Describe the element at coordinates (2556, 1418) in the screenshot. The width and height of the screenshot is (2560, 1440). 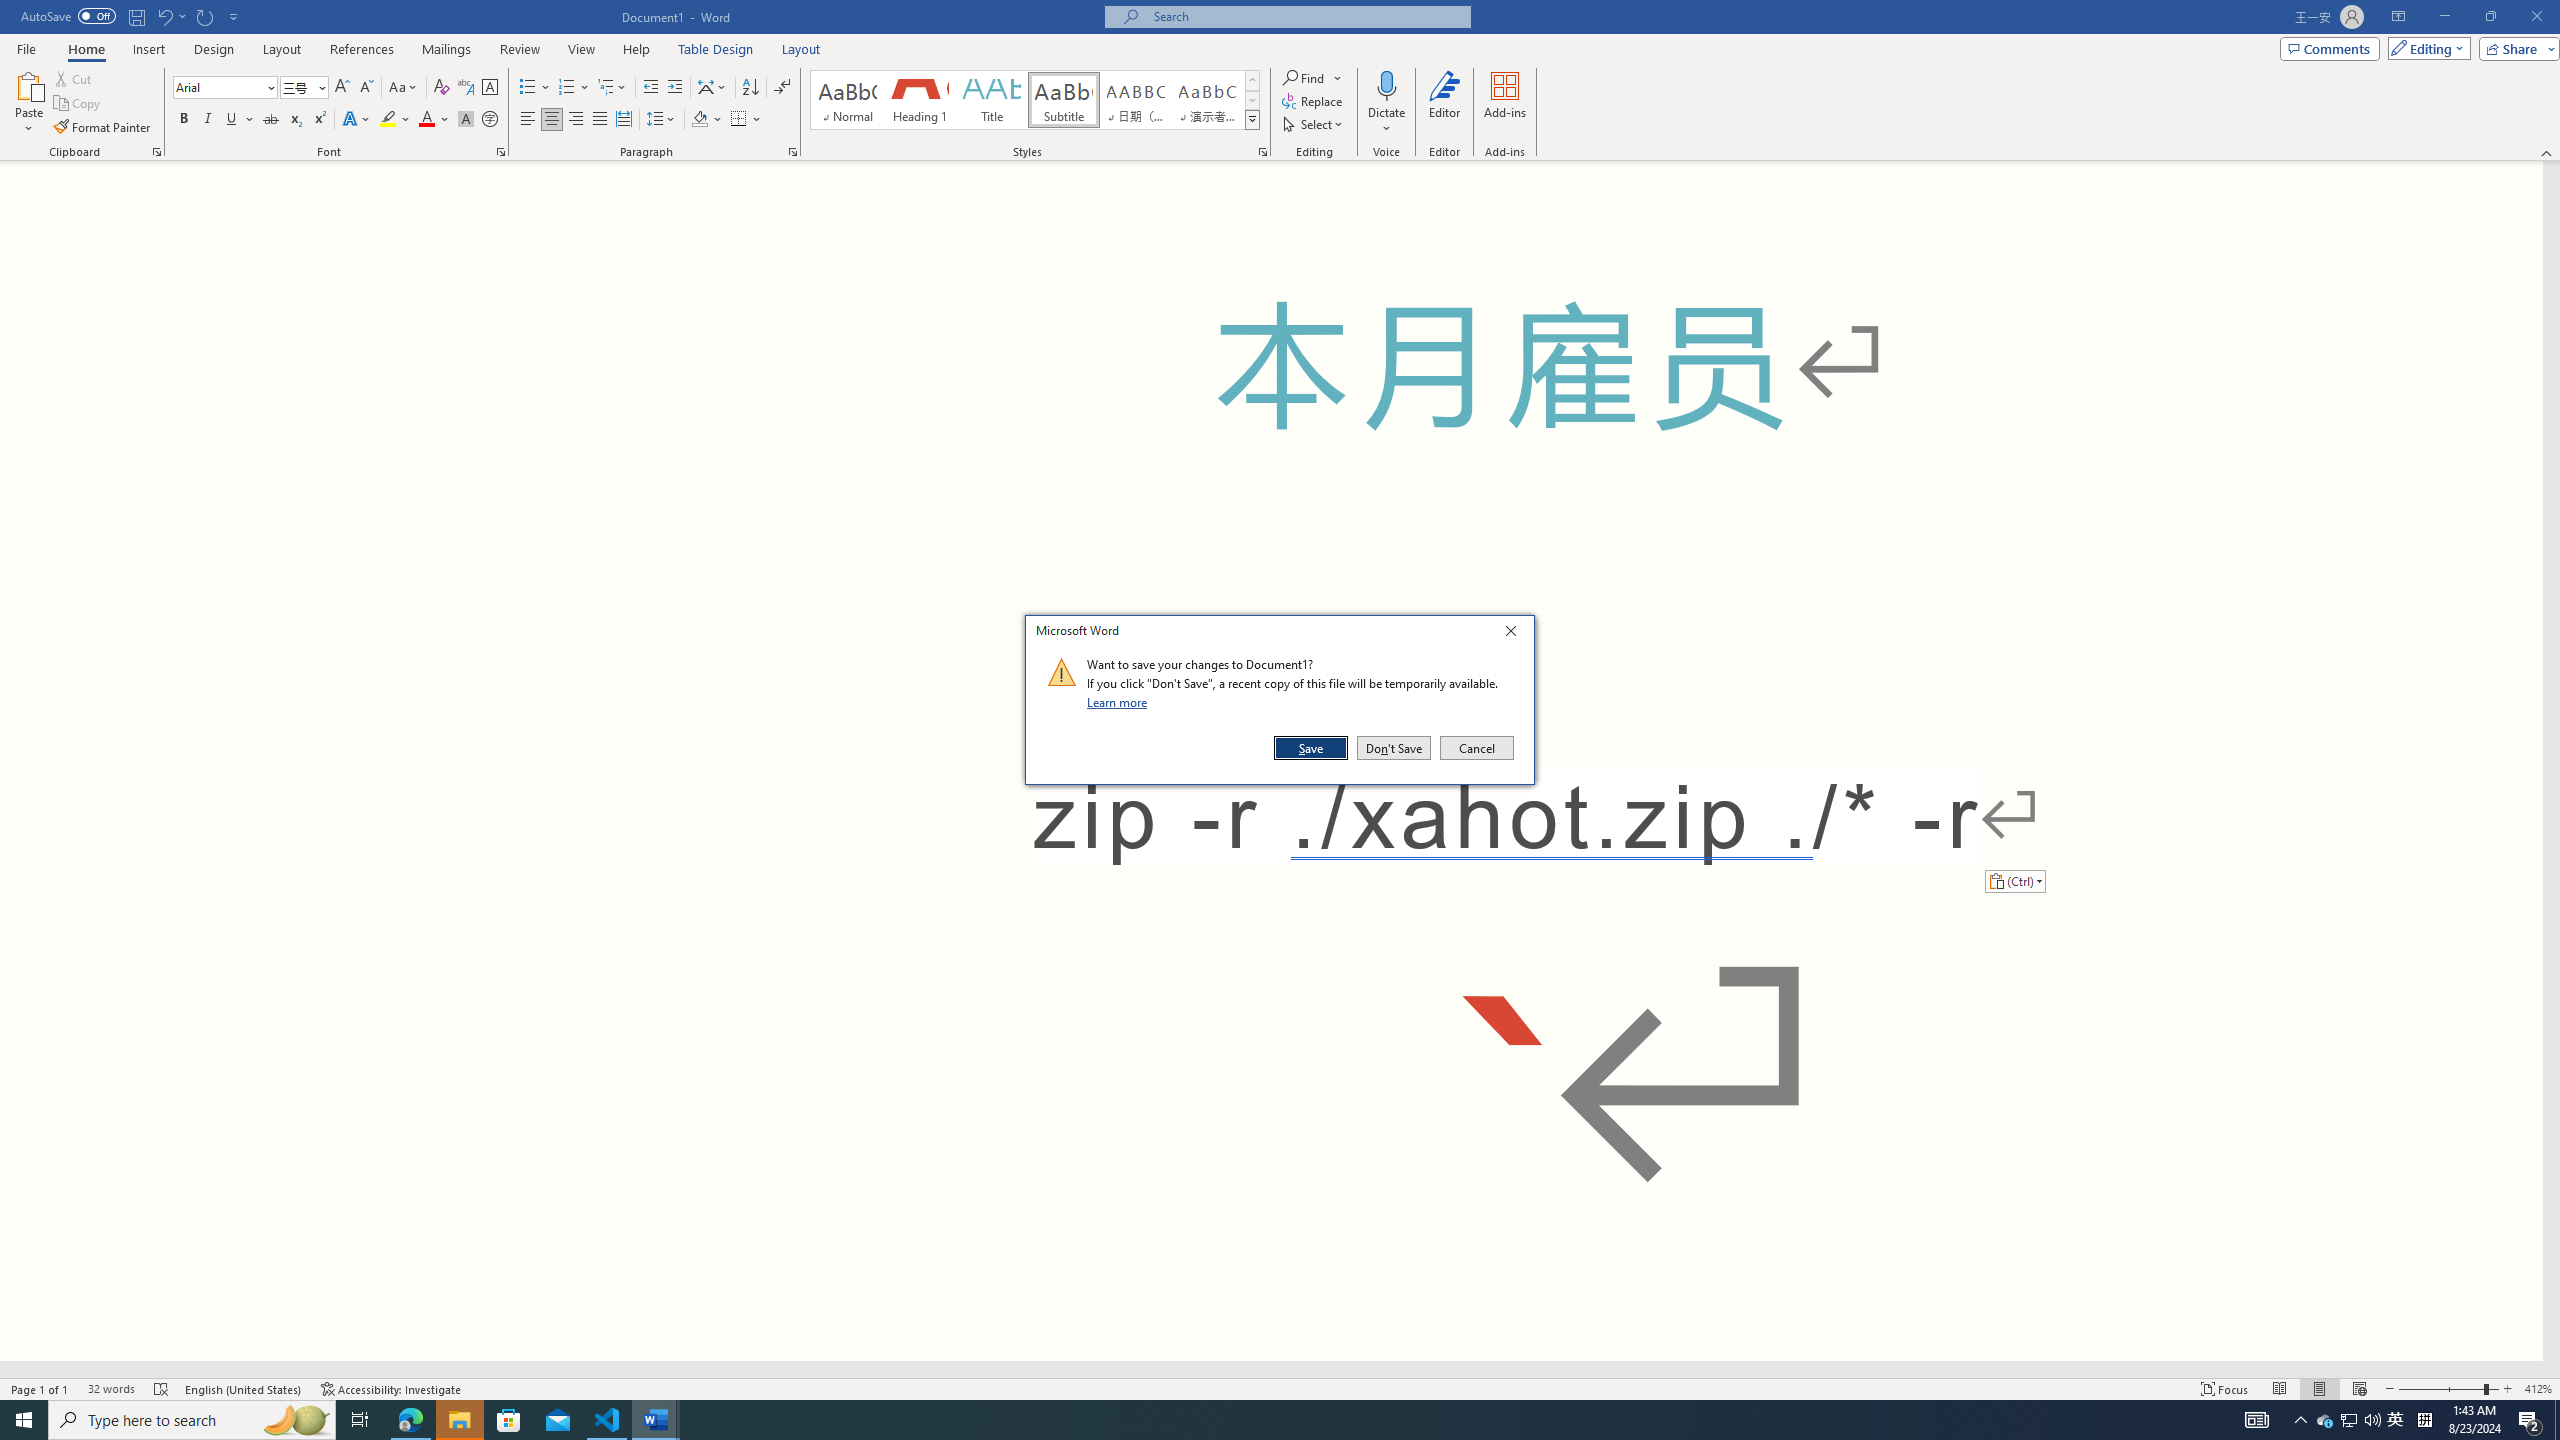
I see `'Show desktop'` at that location.